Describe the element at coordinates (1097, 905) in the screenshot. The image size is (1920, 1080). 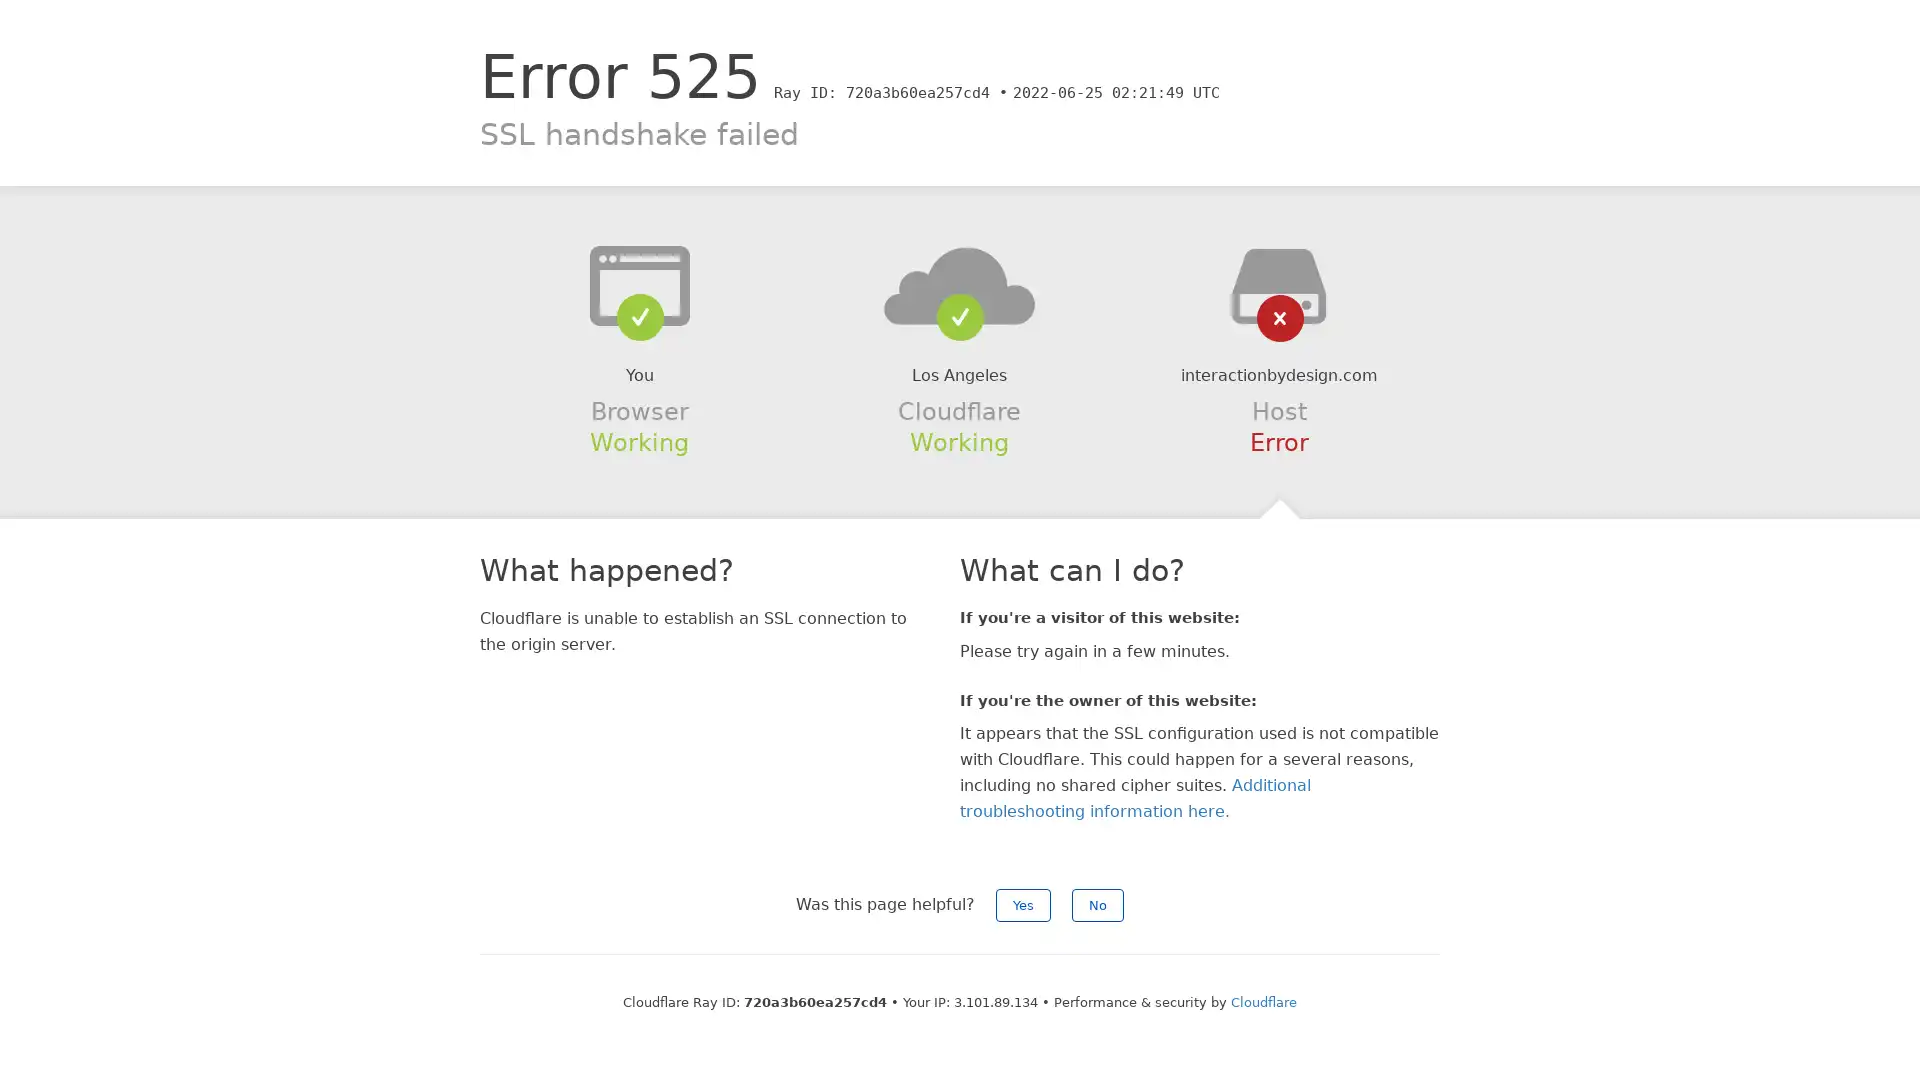
I see `No` at that location.